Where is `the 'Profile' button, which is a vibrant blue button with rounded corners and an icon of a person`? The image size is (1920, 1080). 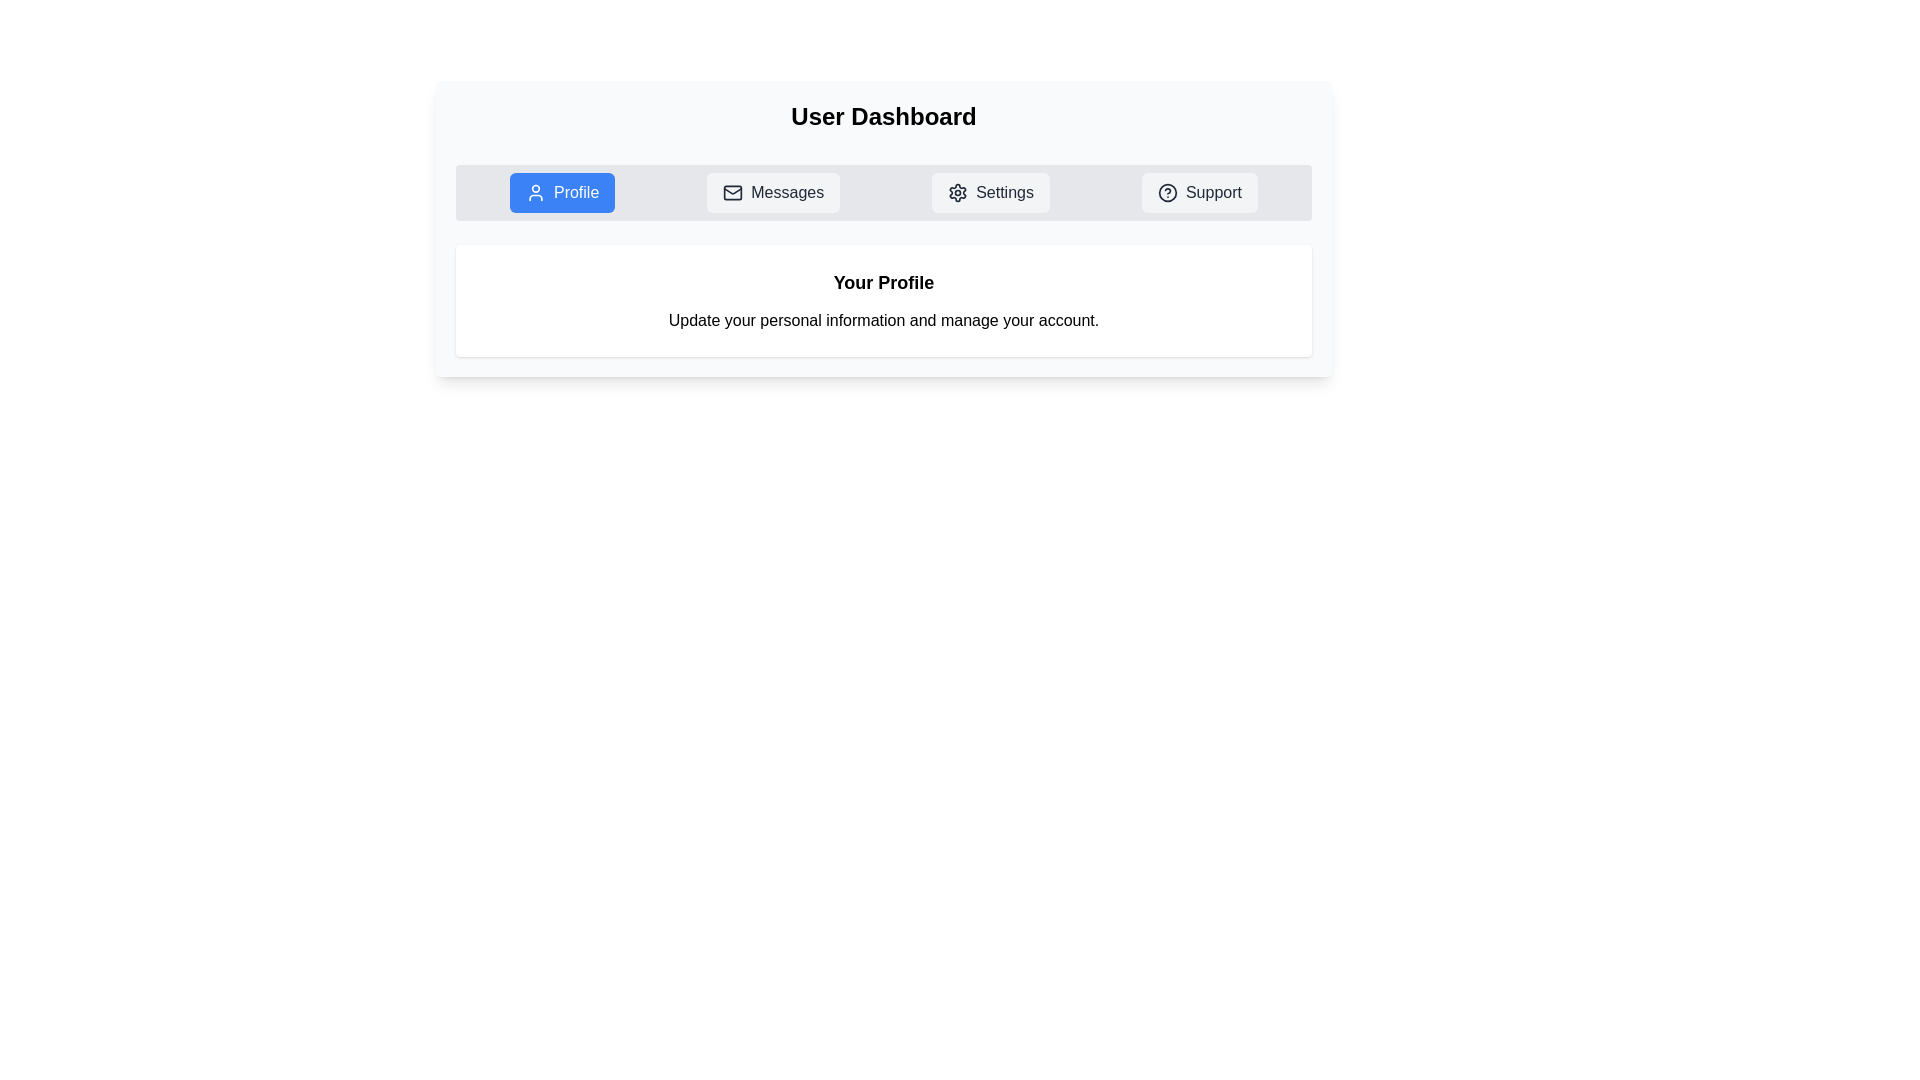 the 'Profile' button, which is a vibrant blue button with rounded corners and an icon of a person is located at coordinates (561, 192).